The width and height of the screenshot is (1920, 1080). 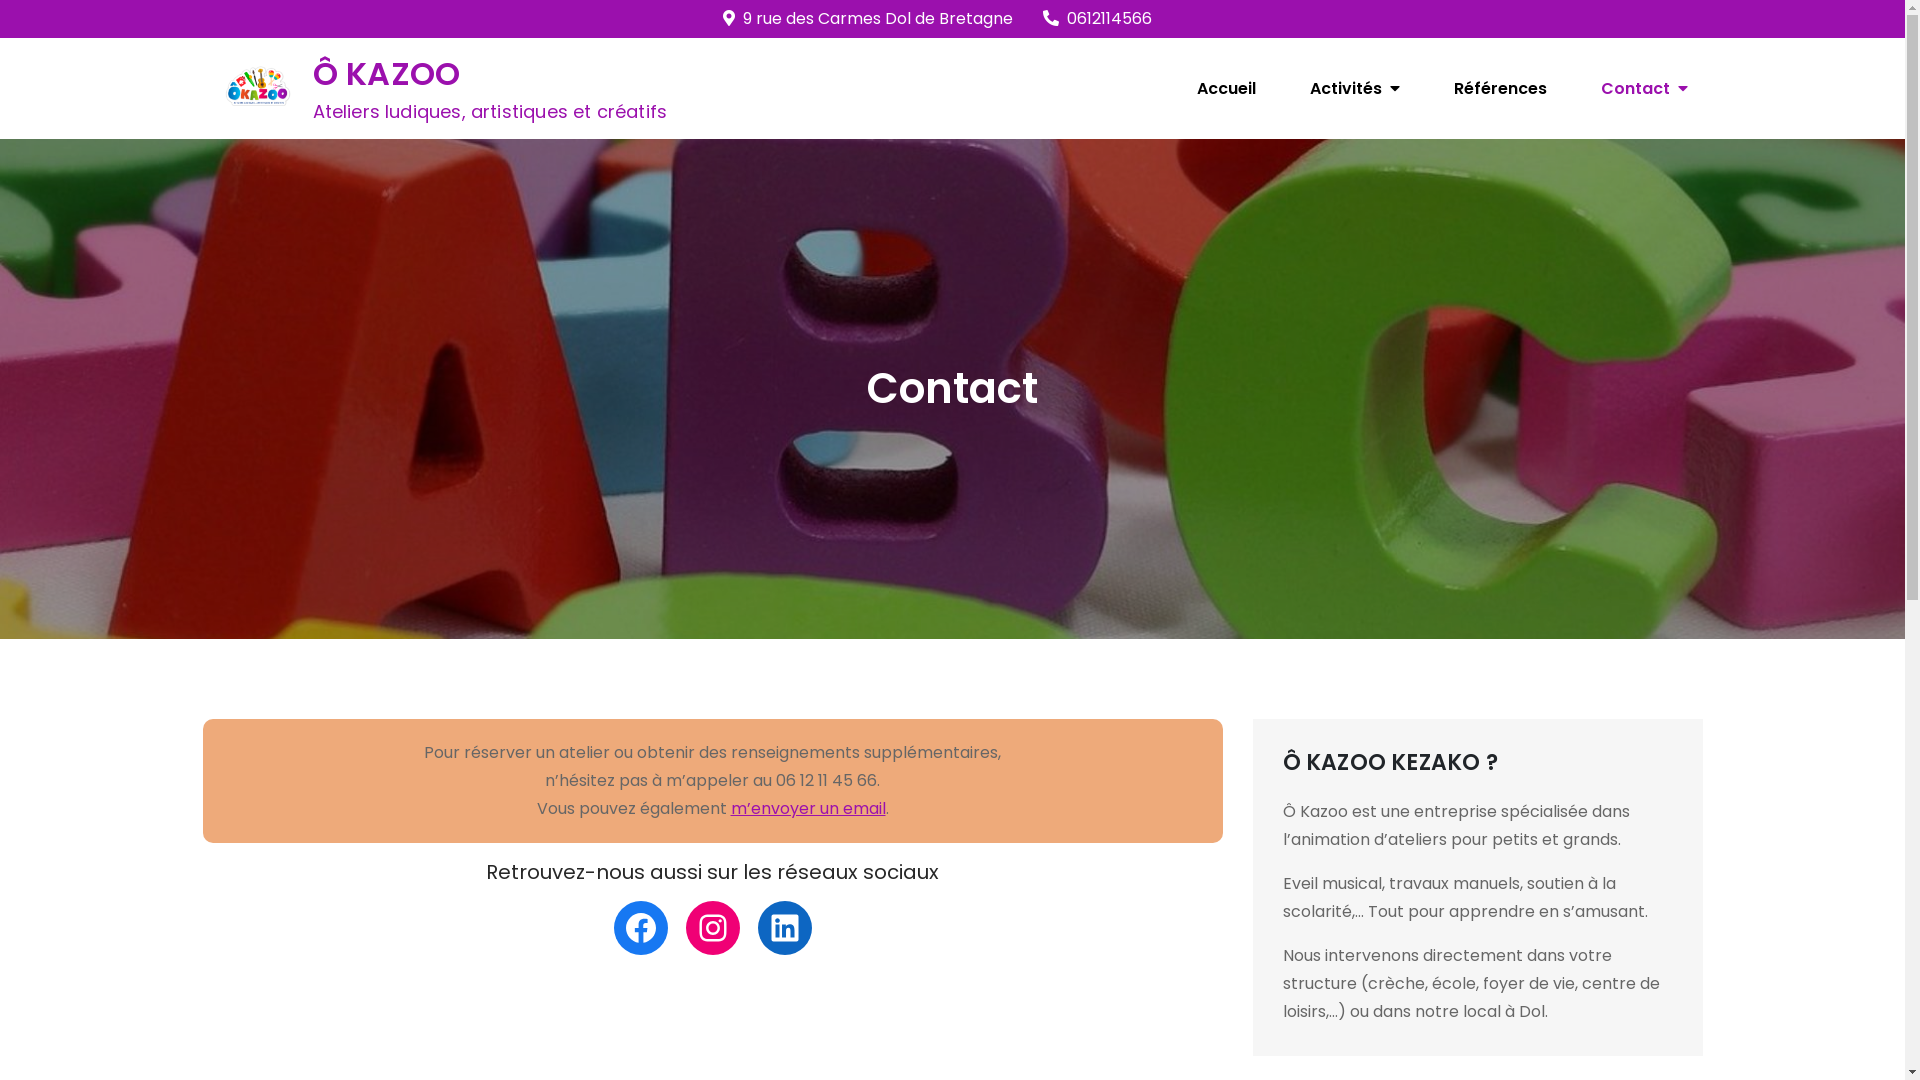 I want to click on 'LinkedIn', so click(x=784, y=928).